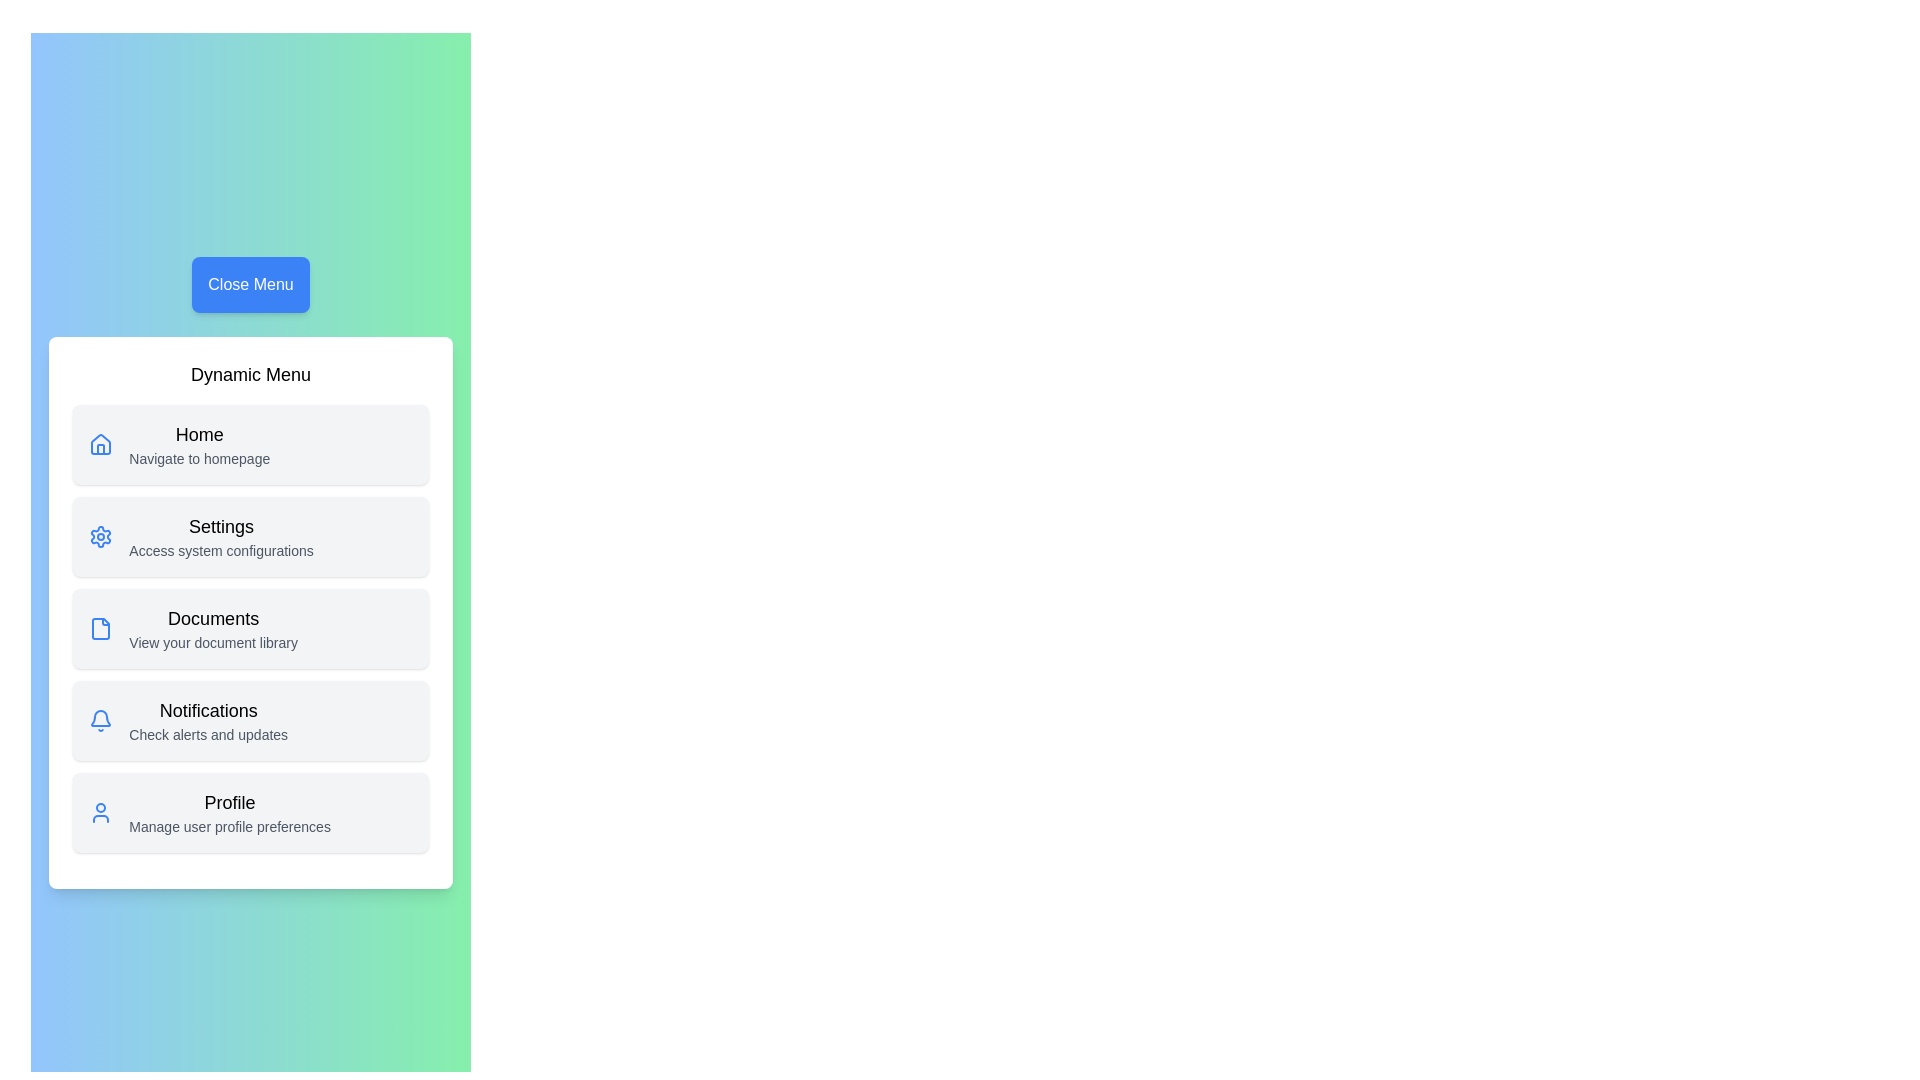 This screenshot has height=1080, width=1920. Describe the element at coordinates (249, 535) in the screenshot. I see `the menu item corresponding to Settings` at that location.